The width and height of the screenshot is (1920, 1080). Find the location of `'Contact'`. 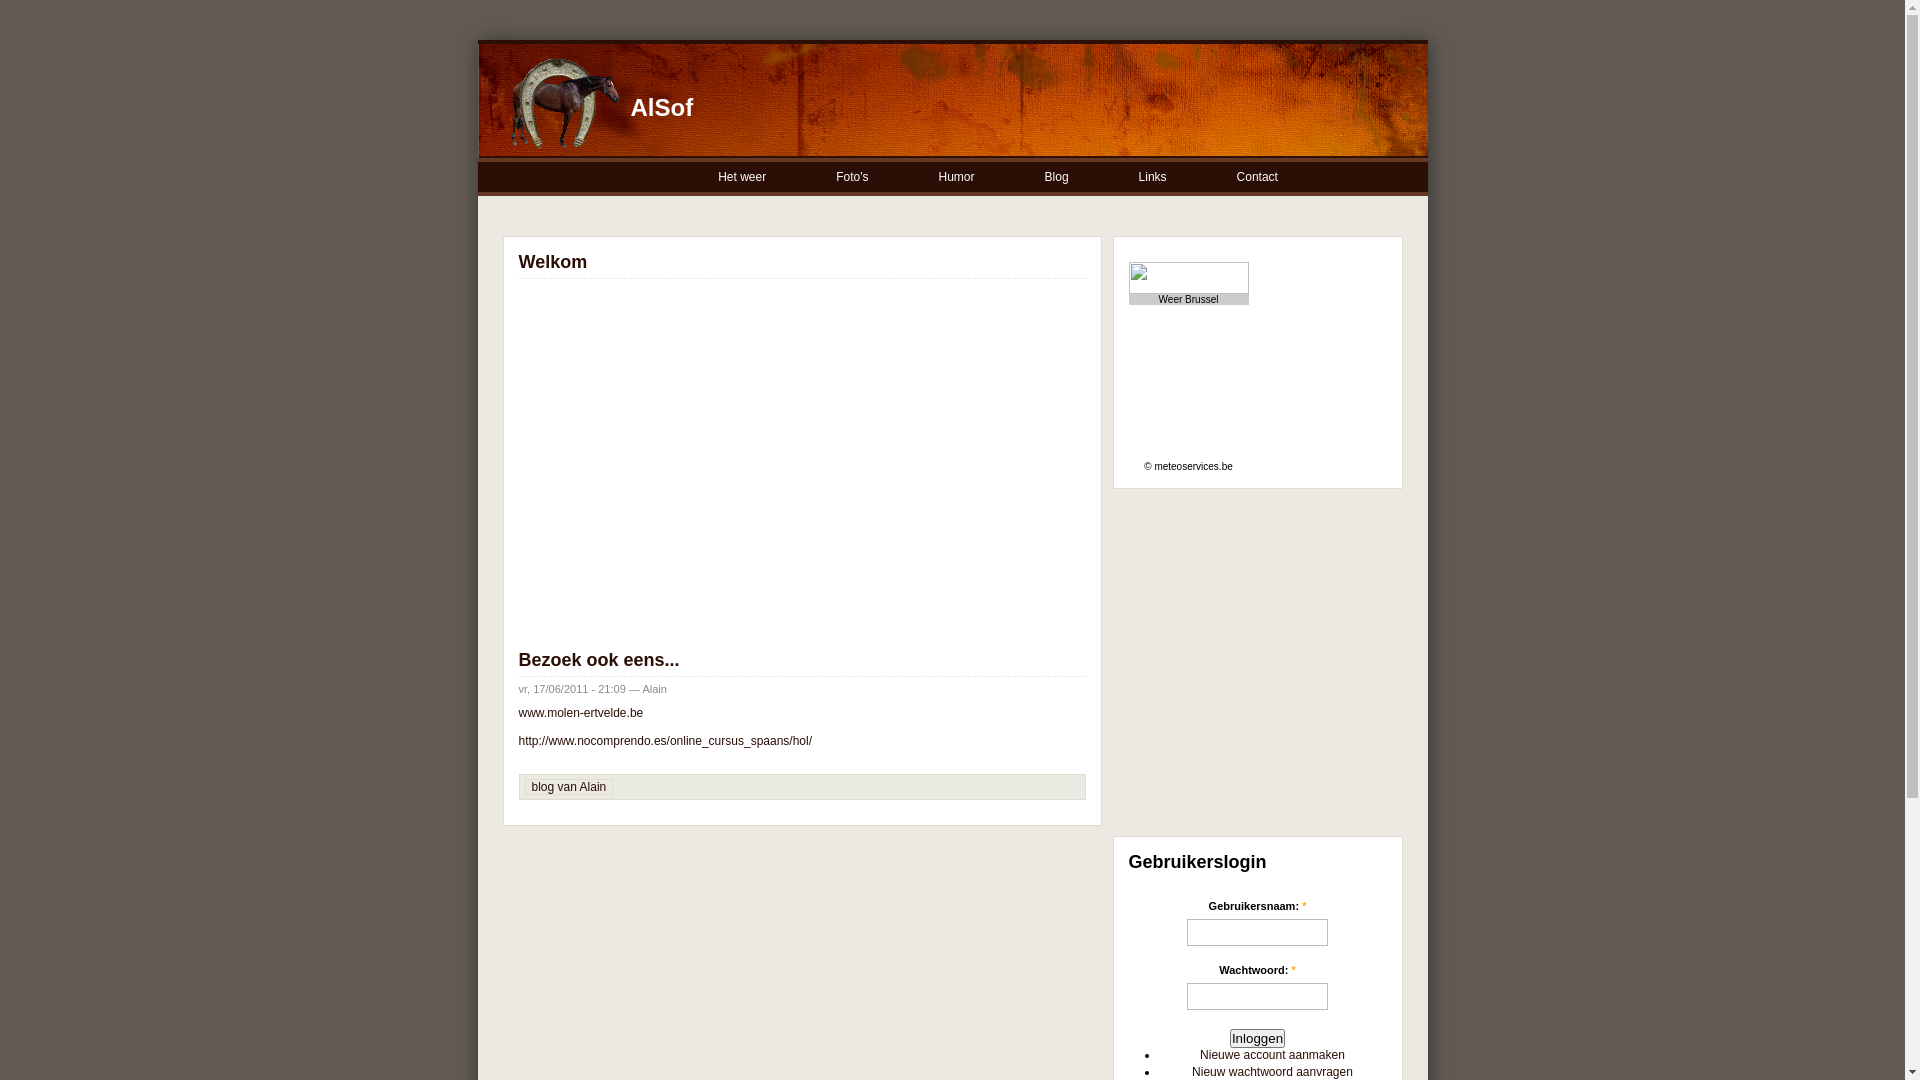

'Contact' is located at coordinates (1257, 176).